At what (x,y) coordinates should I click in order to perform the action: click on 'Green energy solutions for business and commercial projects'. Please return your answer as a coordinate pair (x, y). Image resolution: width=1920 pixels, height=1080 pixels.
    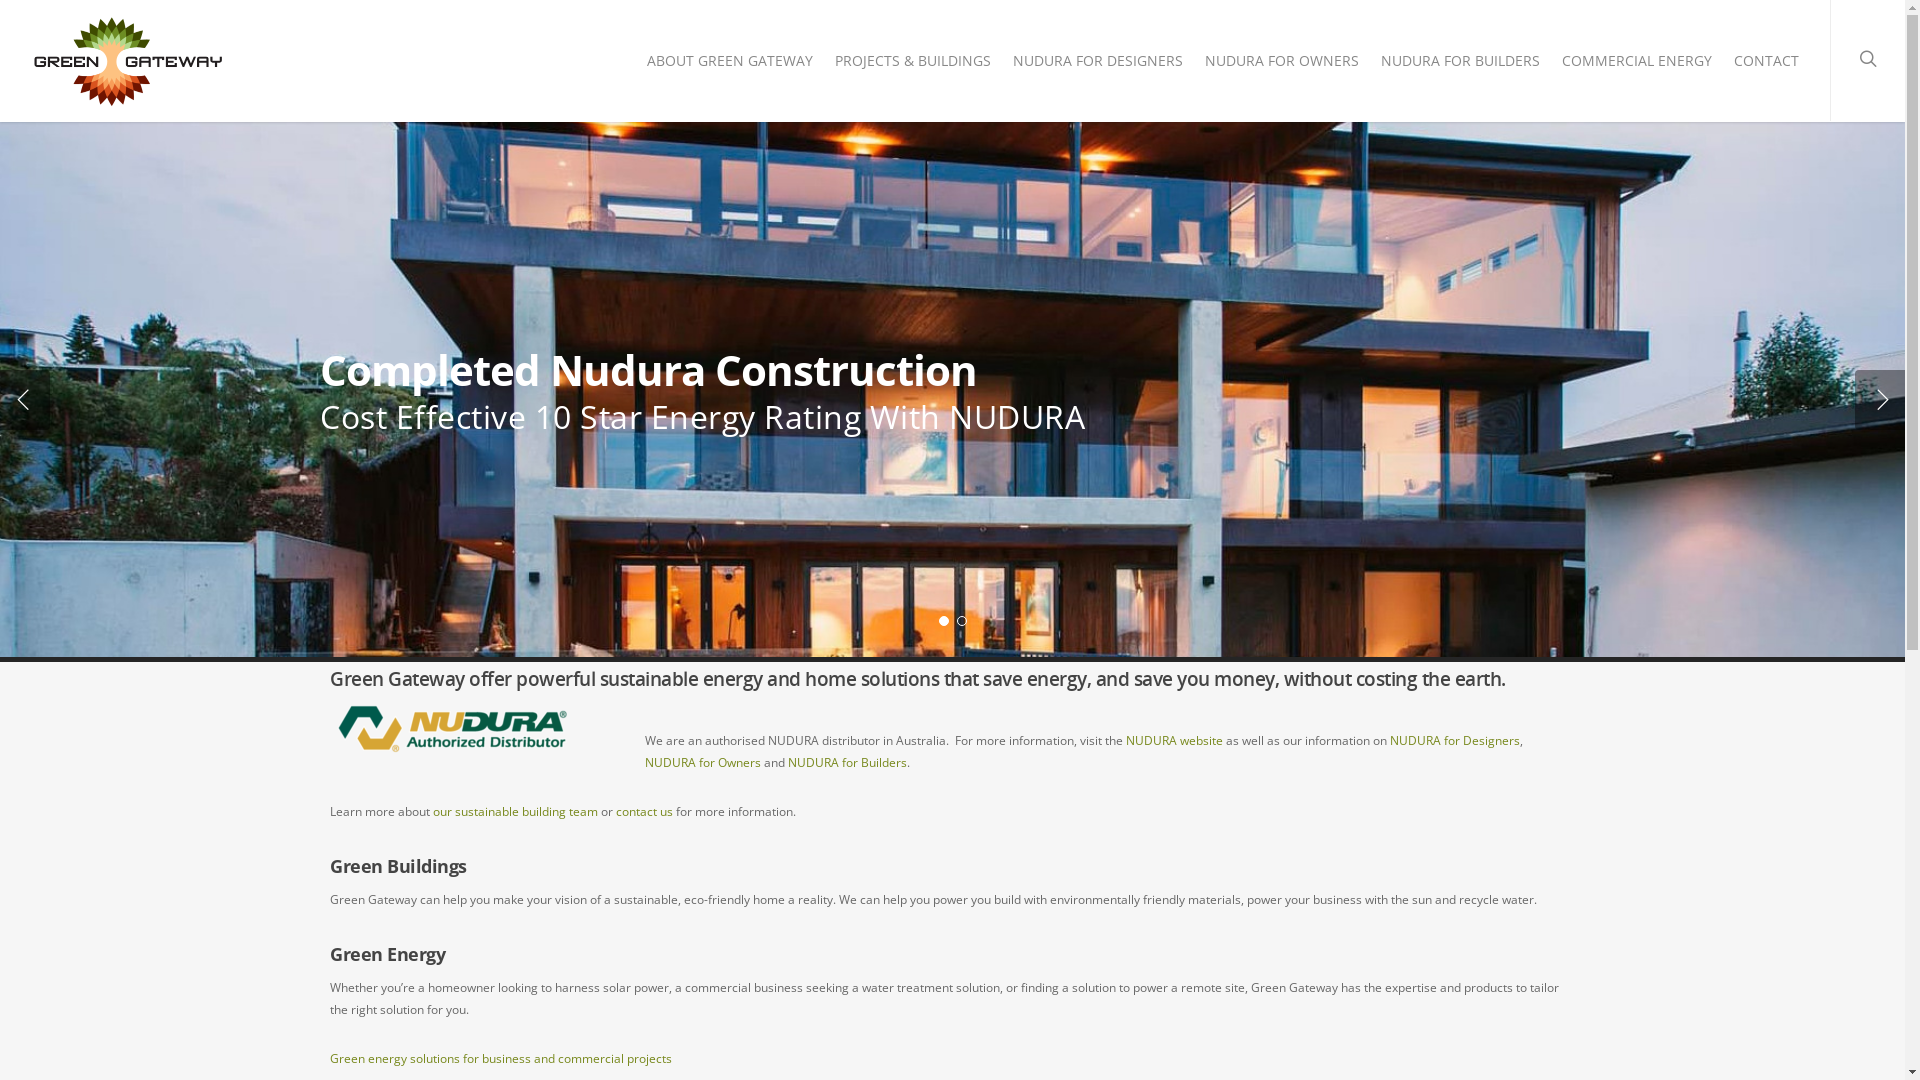
    Looking at the image, I should click on (500, 1057).